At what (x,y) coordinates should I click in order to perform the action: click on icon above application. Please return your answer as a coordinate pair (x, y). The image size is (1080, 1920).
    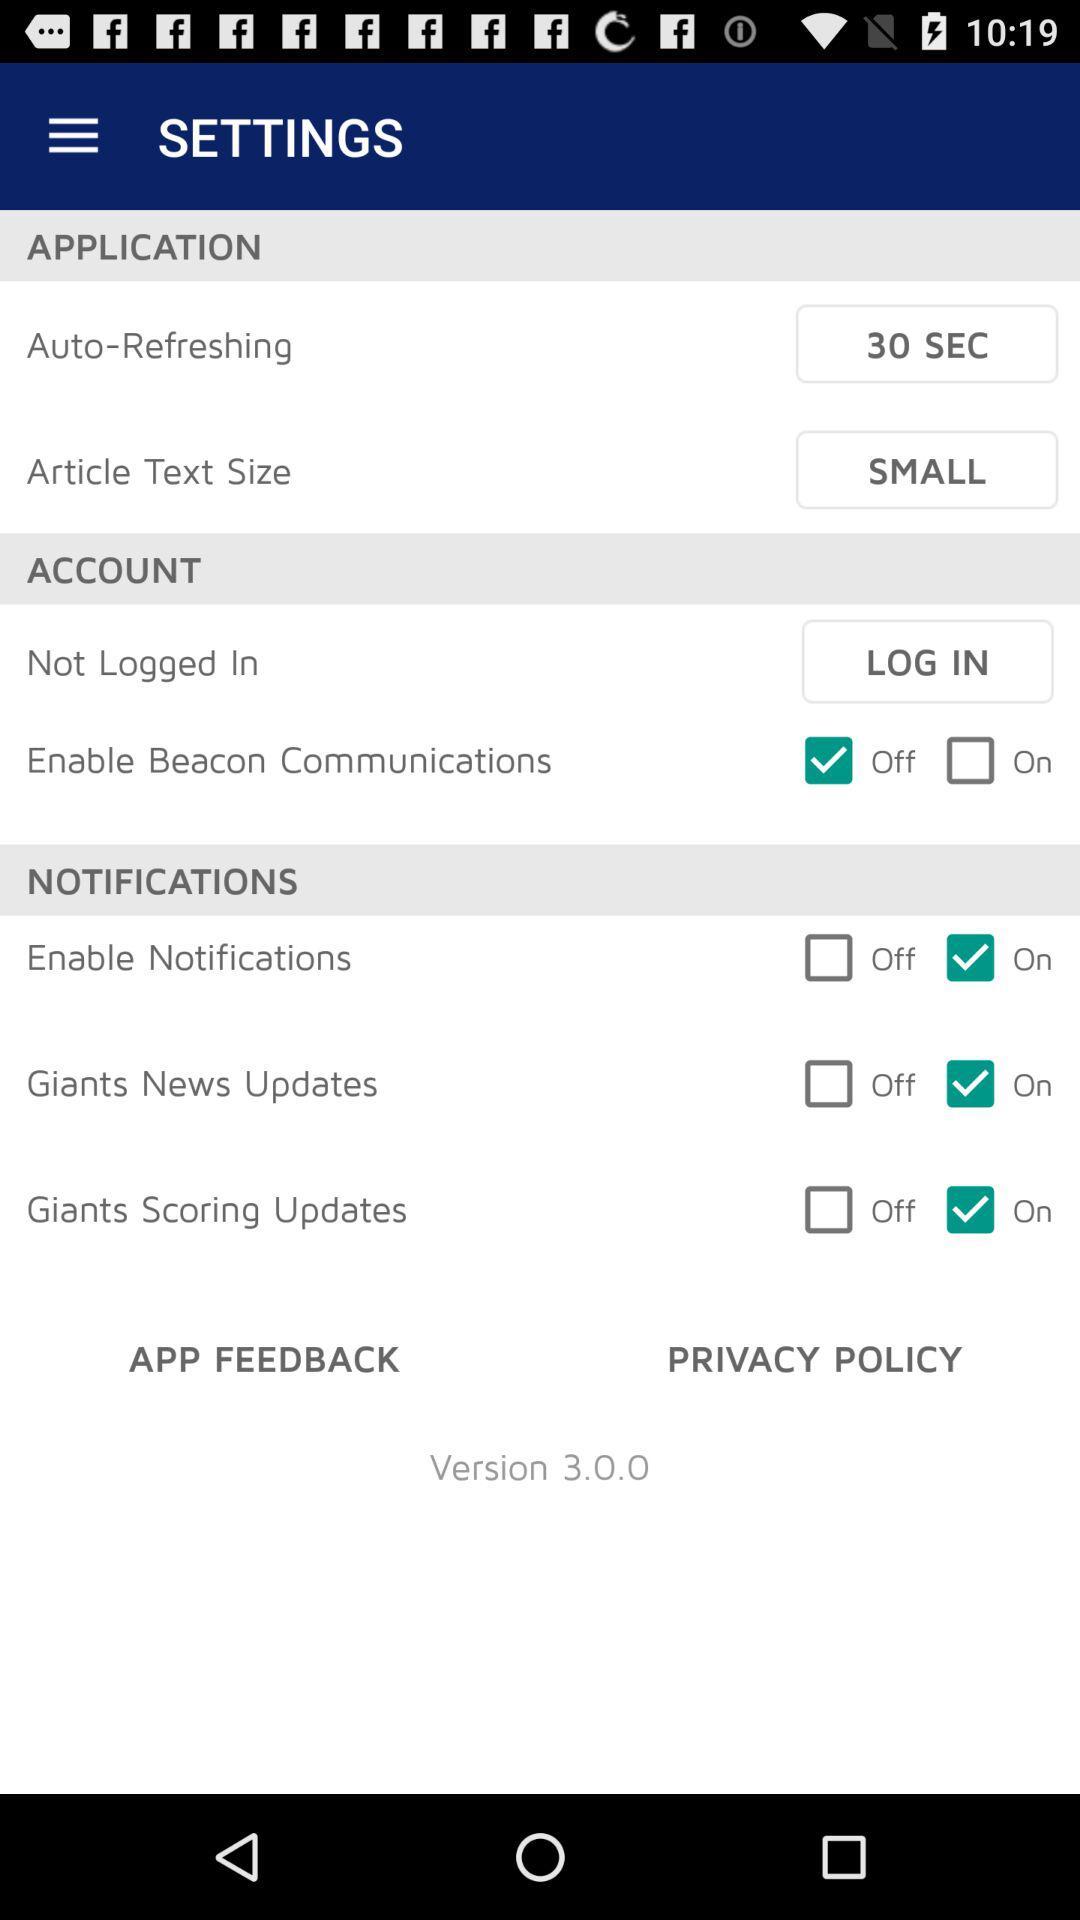
    Looking at the image, I should click on (72, 135).